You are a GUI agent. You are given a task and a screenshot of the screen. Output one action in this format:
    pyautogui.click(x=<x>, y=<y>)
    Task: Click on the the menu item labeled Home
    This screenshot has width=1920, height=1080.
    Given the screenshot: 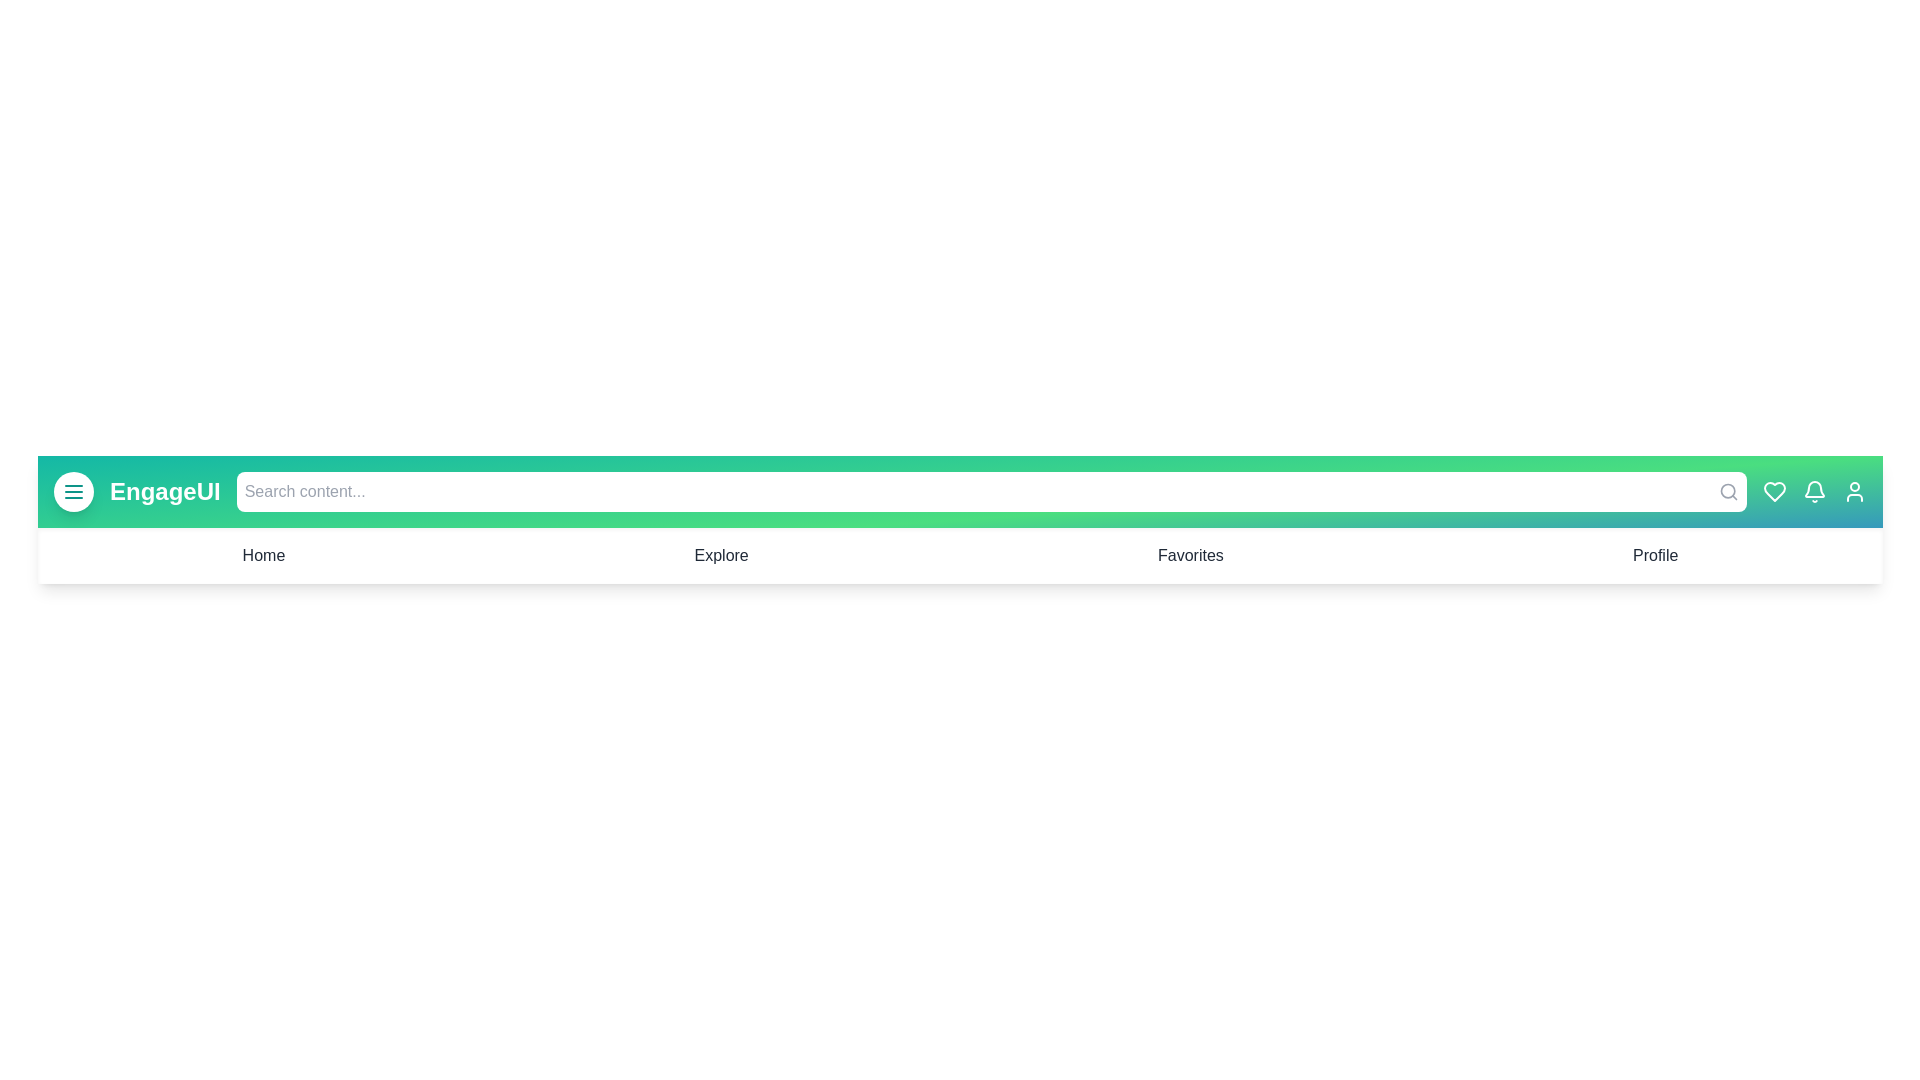 What is the action you would take?
    pyautogui.click(x=263, y=555)
    